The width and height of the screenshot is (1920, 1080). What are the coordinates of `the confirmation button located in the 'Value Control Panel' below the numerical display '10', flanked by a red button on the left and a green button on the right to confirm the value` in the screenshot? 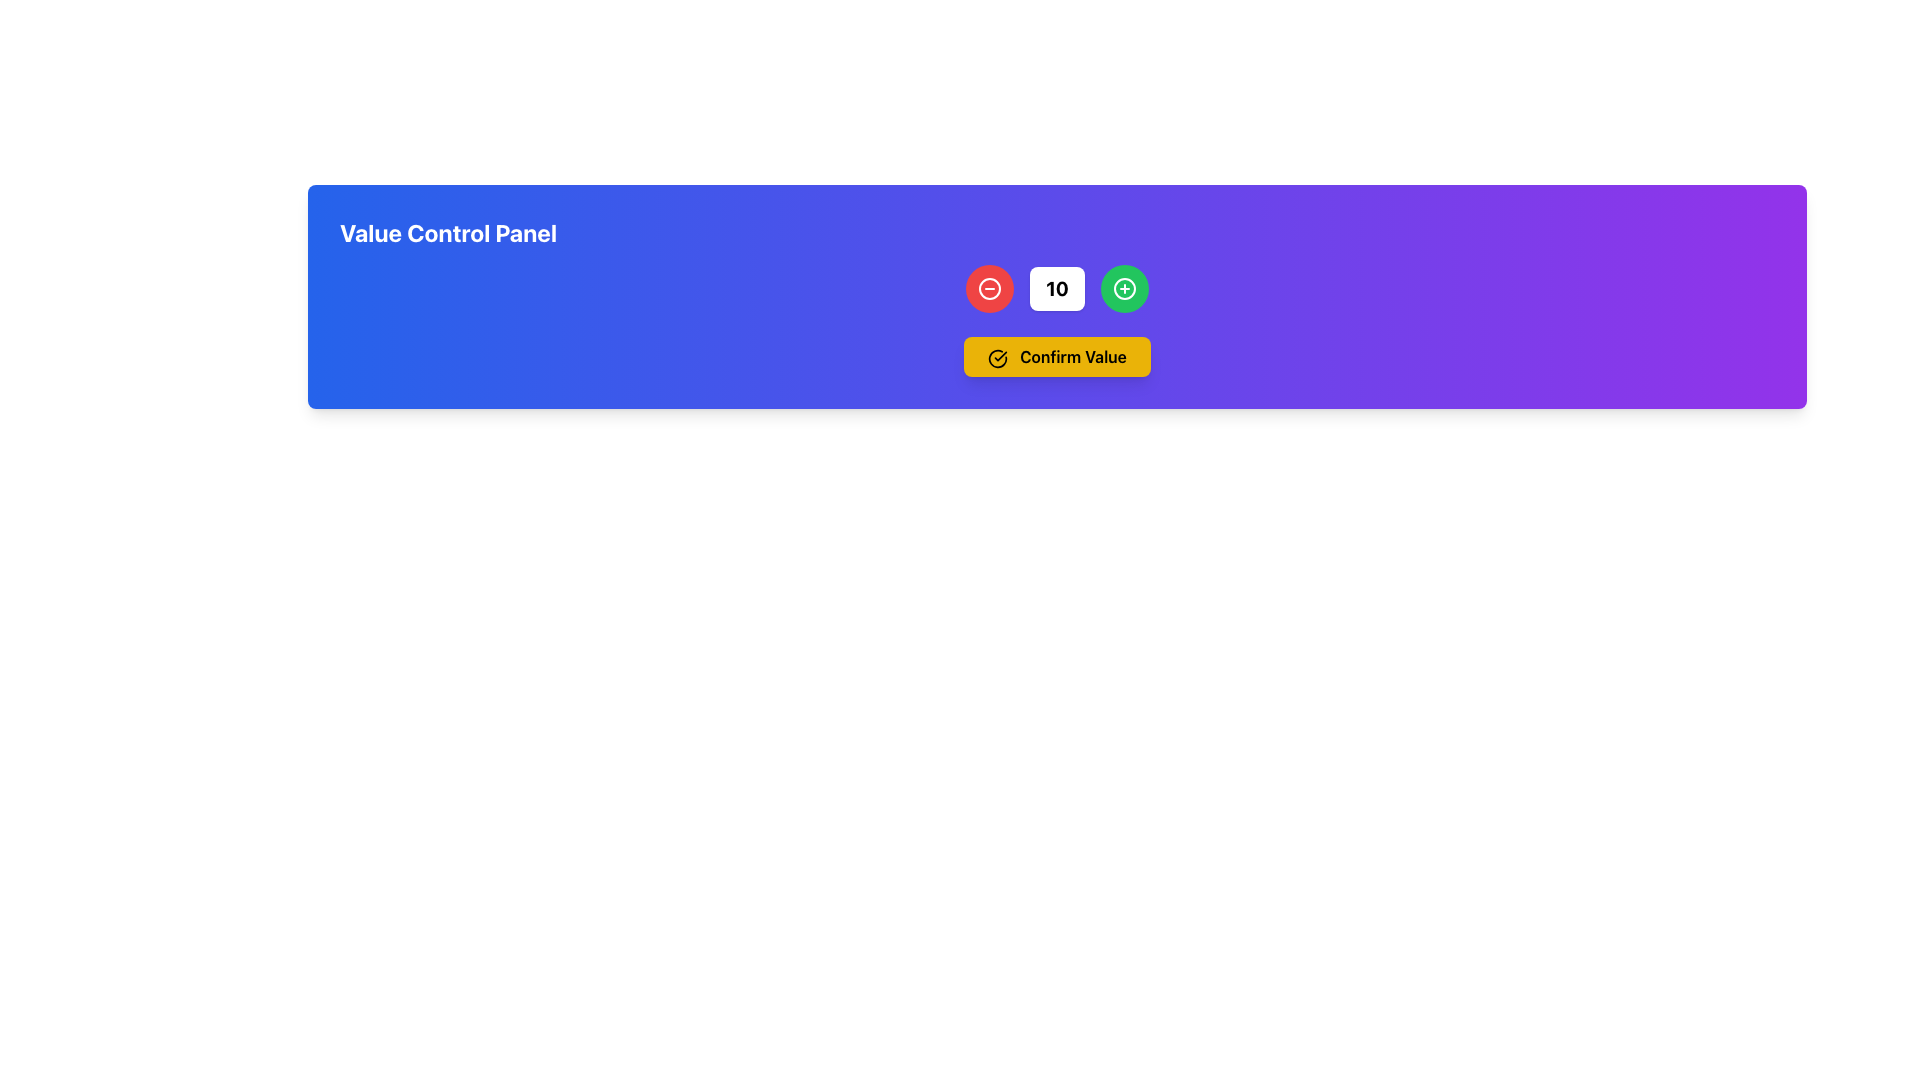 It's located at (1056, 356).